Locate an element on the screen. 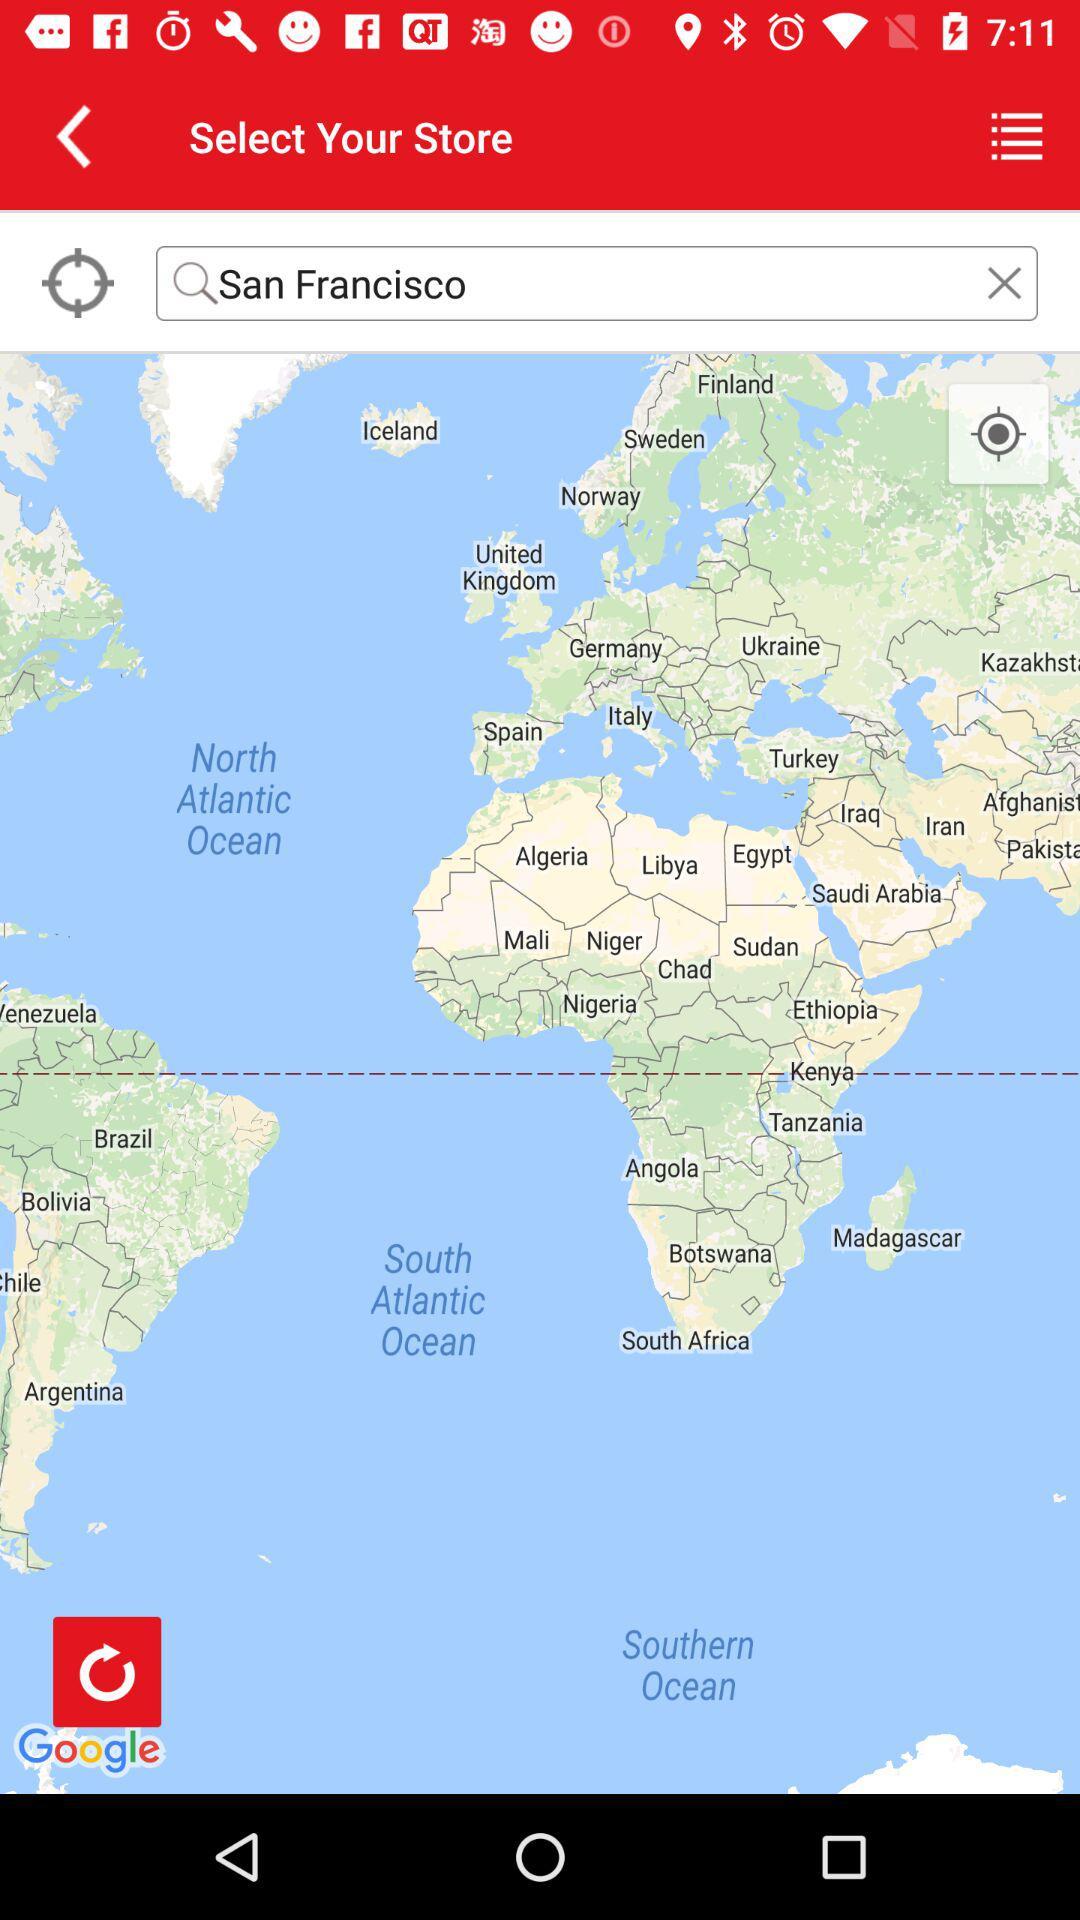 This screenshot has width=1080, height=1920. the item next to select your store is located at coordinates (72, 135).